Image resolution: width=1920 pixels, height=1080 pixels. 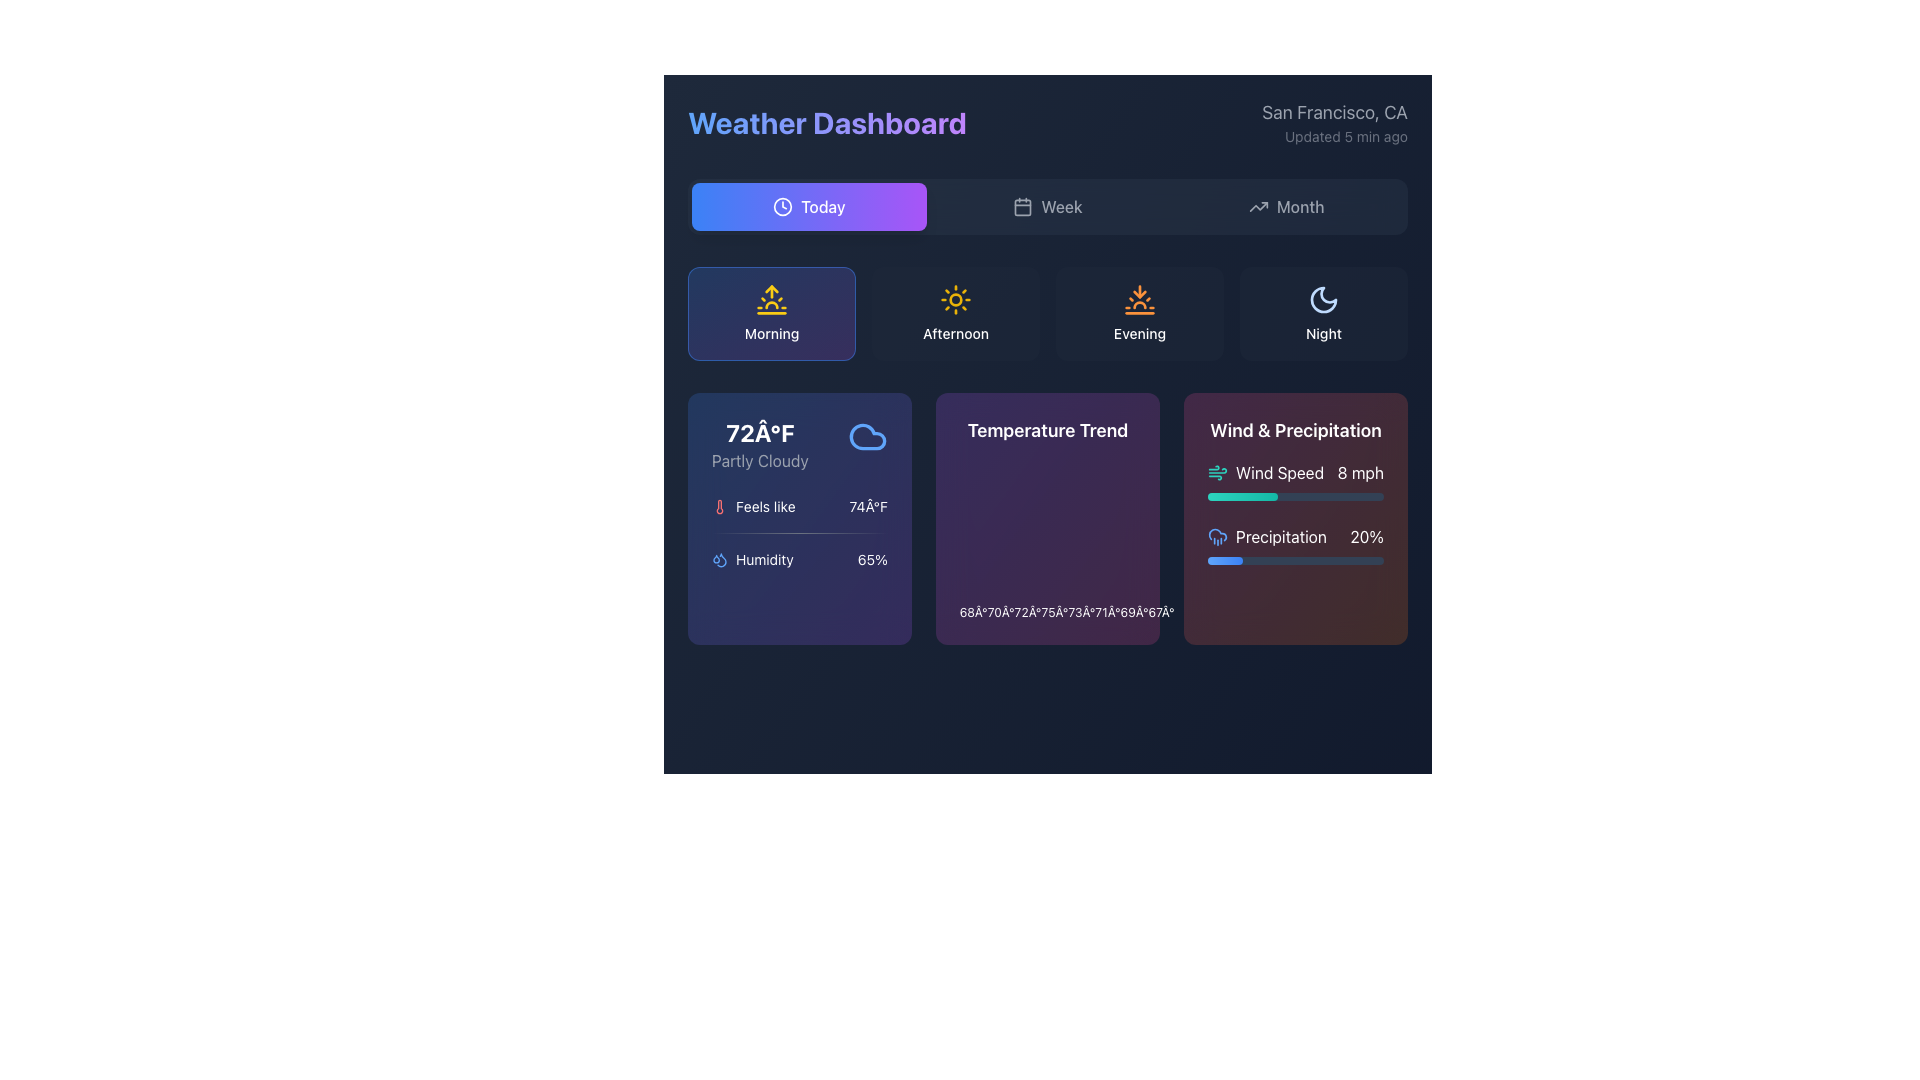 What do you see at coordinates (1324, 333) in the screenshot?
I see `the 'Night' text label, which is styled in a medium-weight font and positioned beneath a moon icon, located in the fourth column of the row under the 'Today' tab` at bounding box center [1324, 333].